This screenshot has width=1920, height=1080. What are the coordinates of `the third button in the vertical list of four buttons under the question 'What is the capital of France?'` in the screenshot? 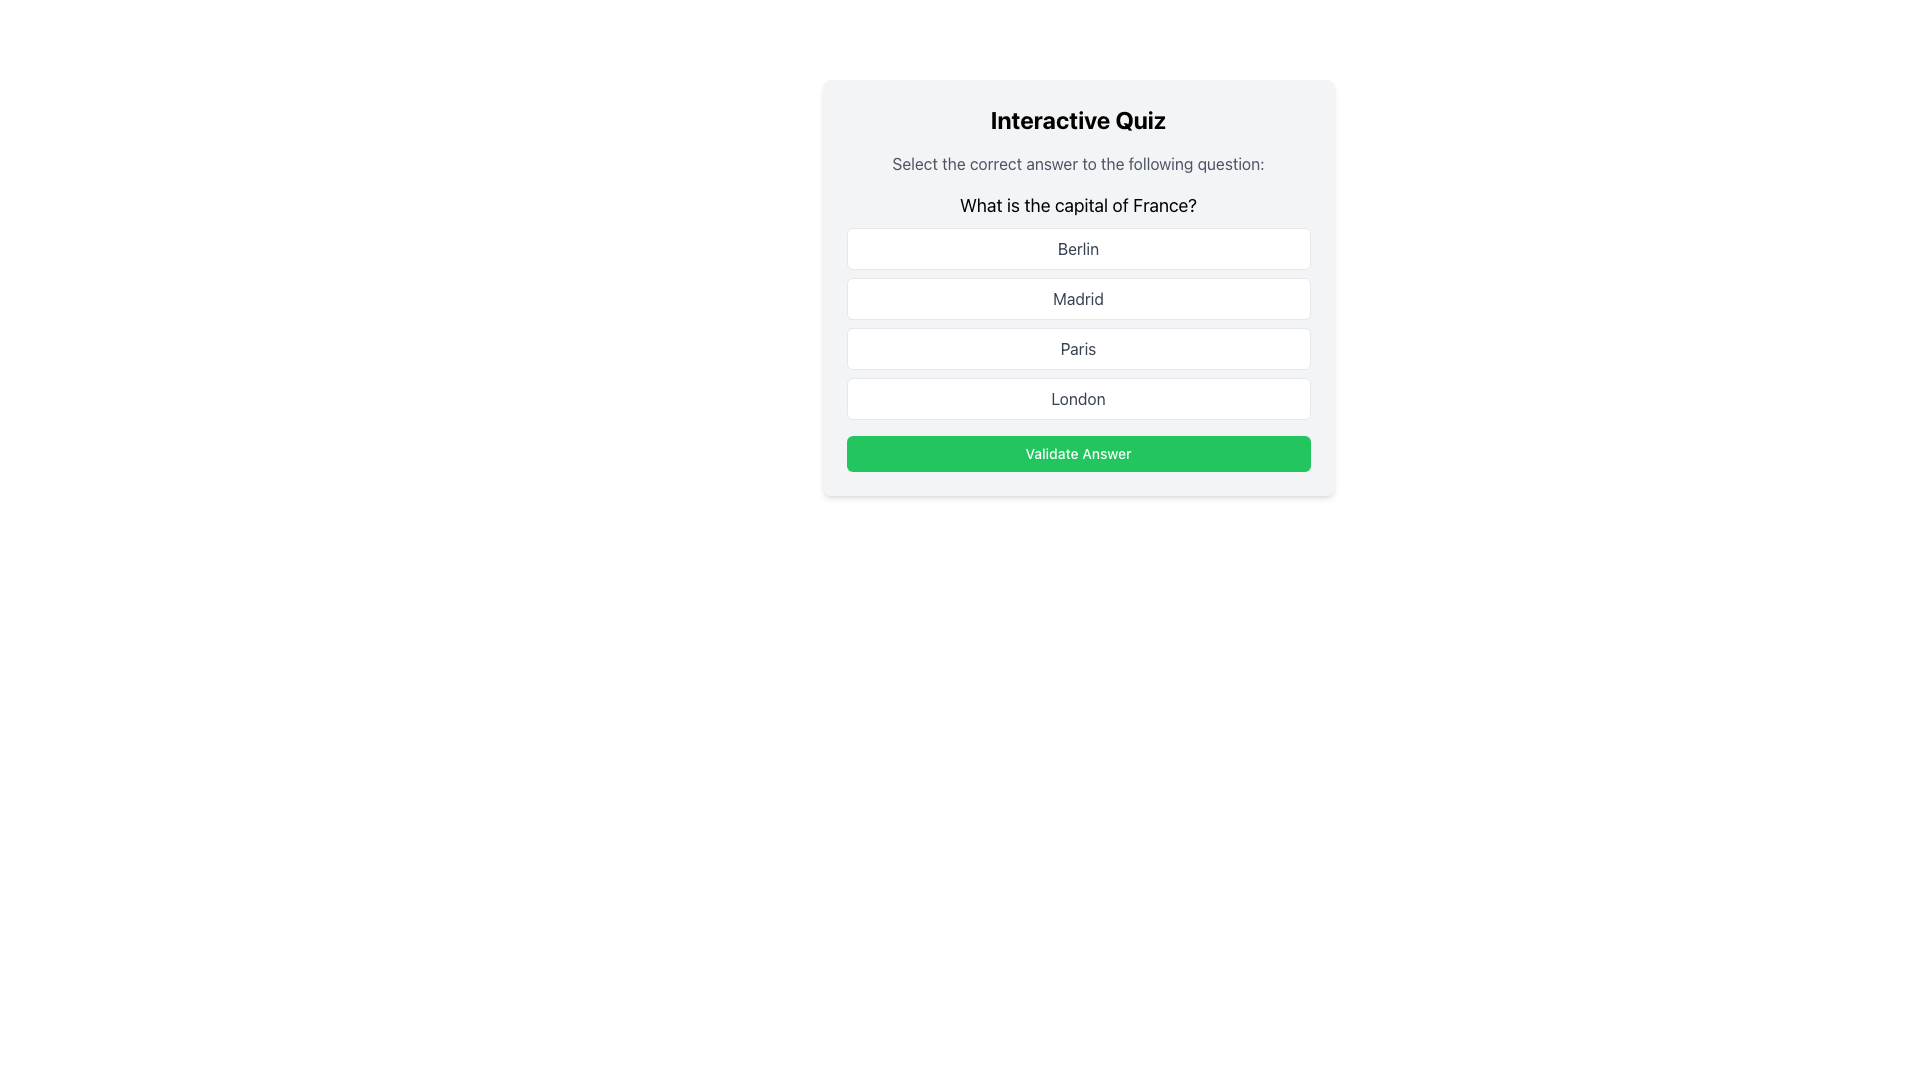 It's located at (1077, 347).